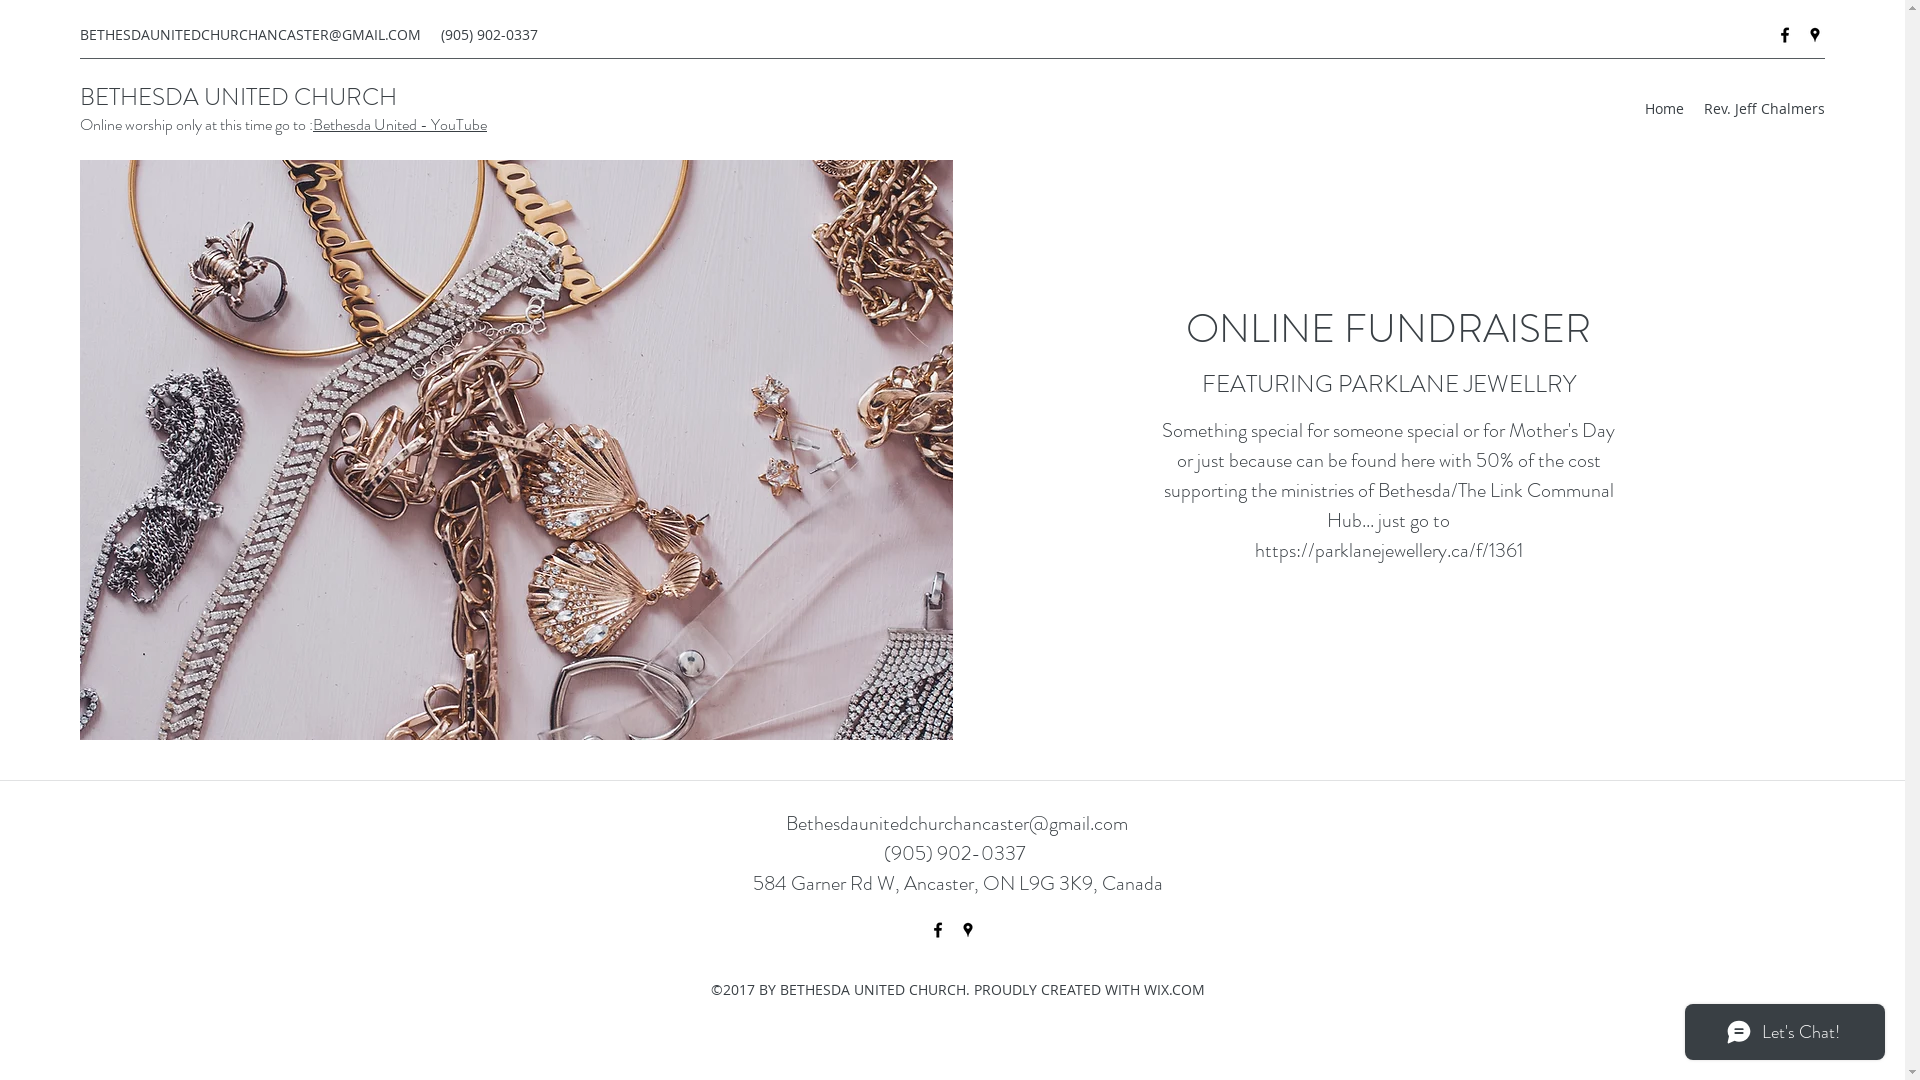  I want to click on 'Bethesda United - YouTube', so click(399, 124).